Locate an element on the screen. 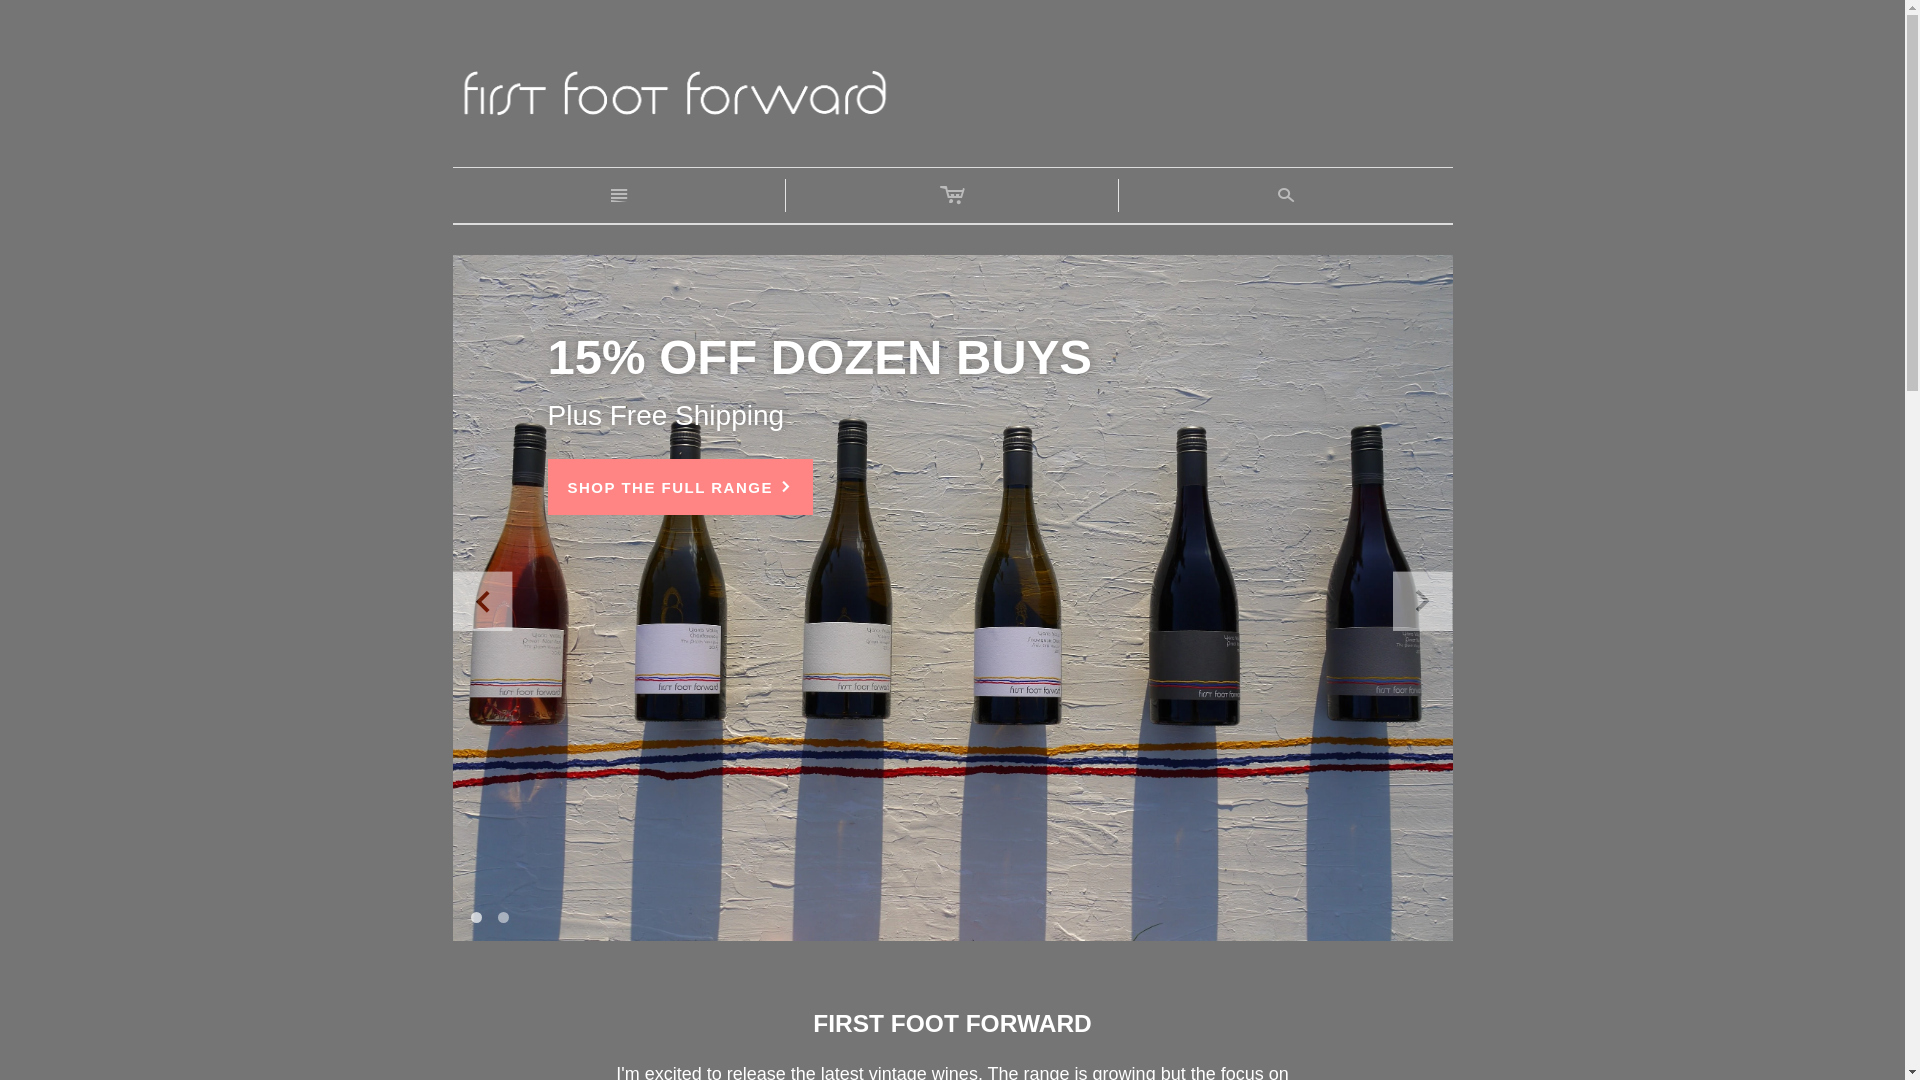 Image resolution: width=1920 pixels, height=1080 pixels. 'c' is located at coordinates (785, 195).